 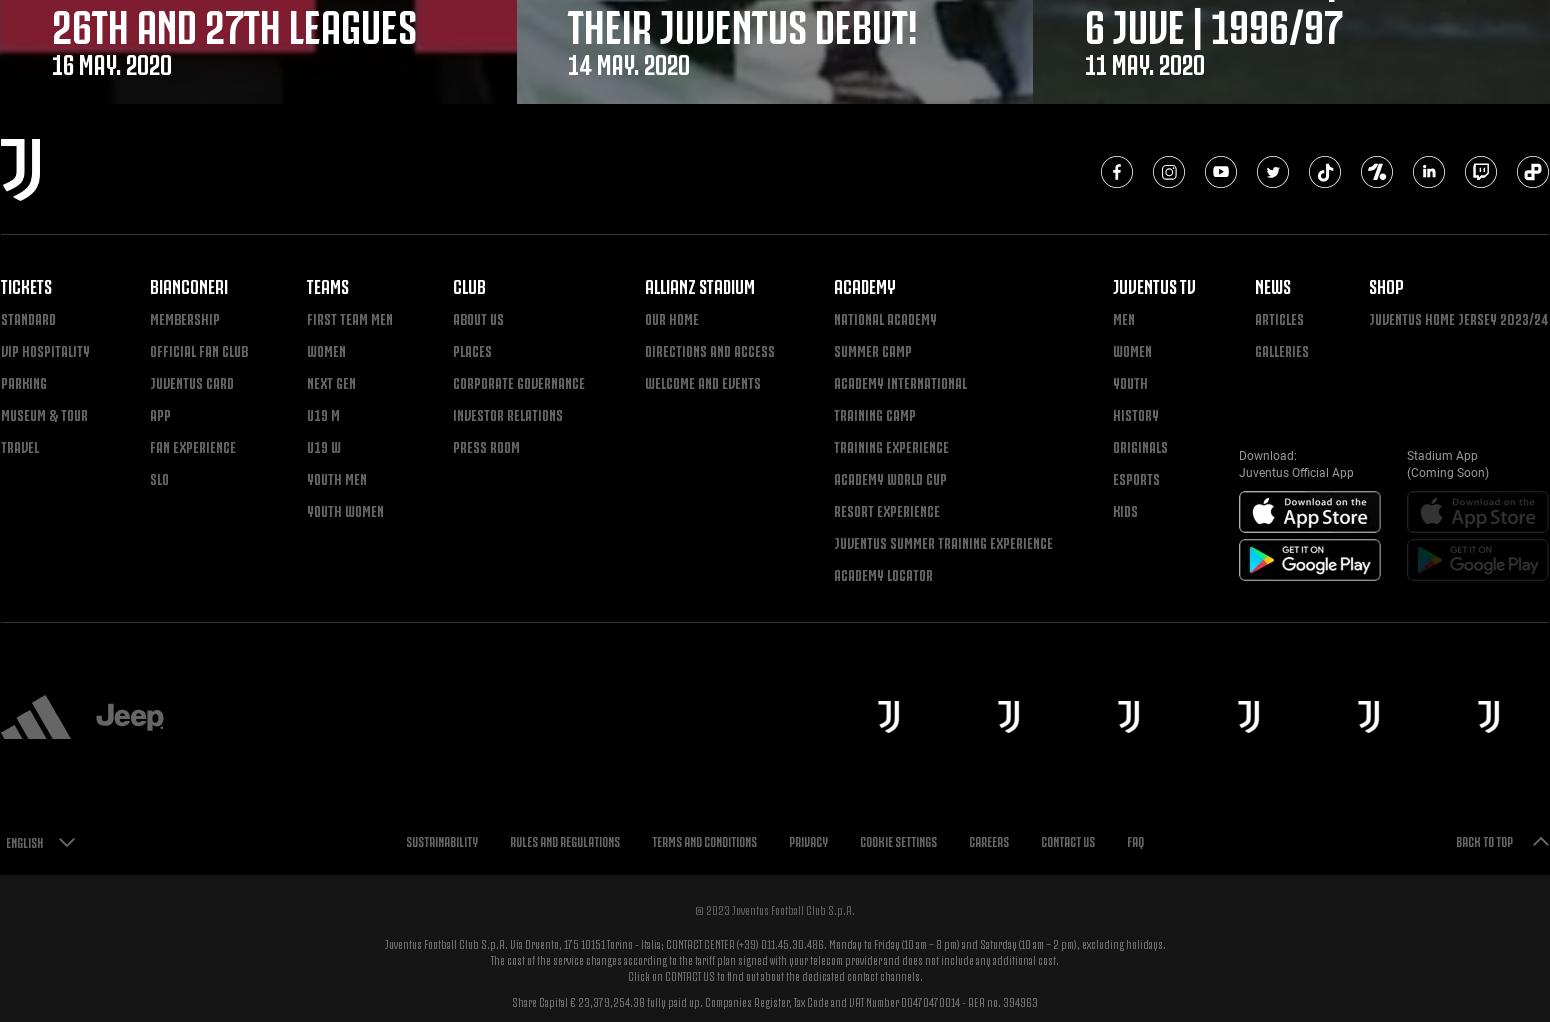 I want to click on 'Youth', so click(x=1110, y=380).